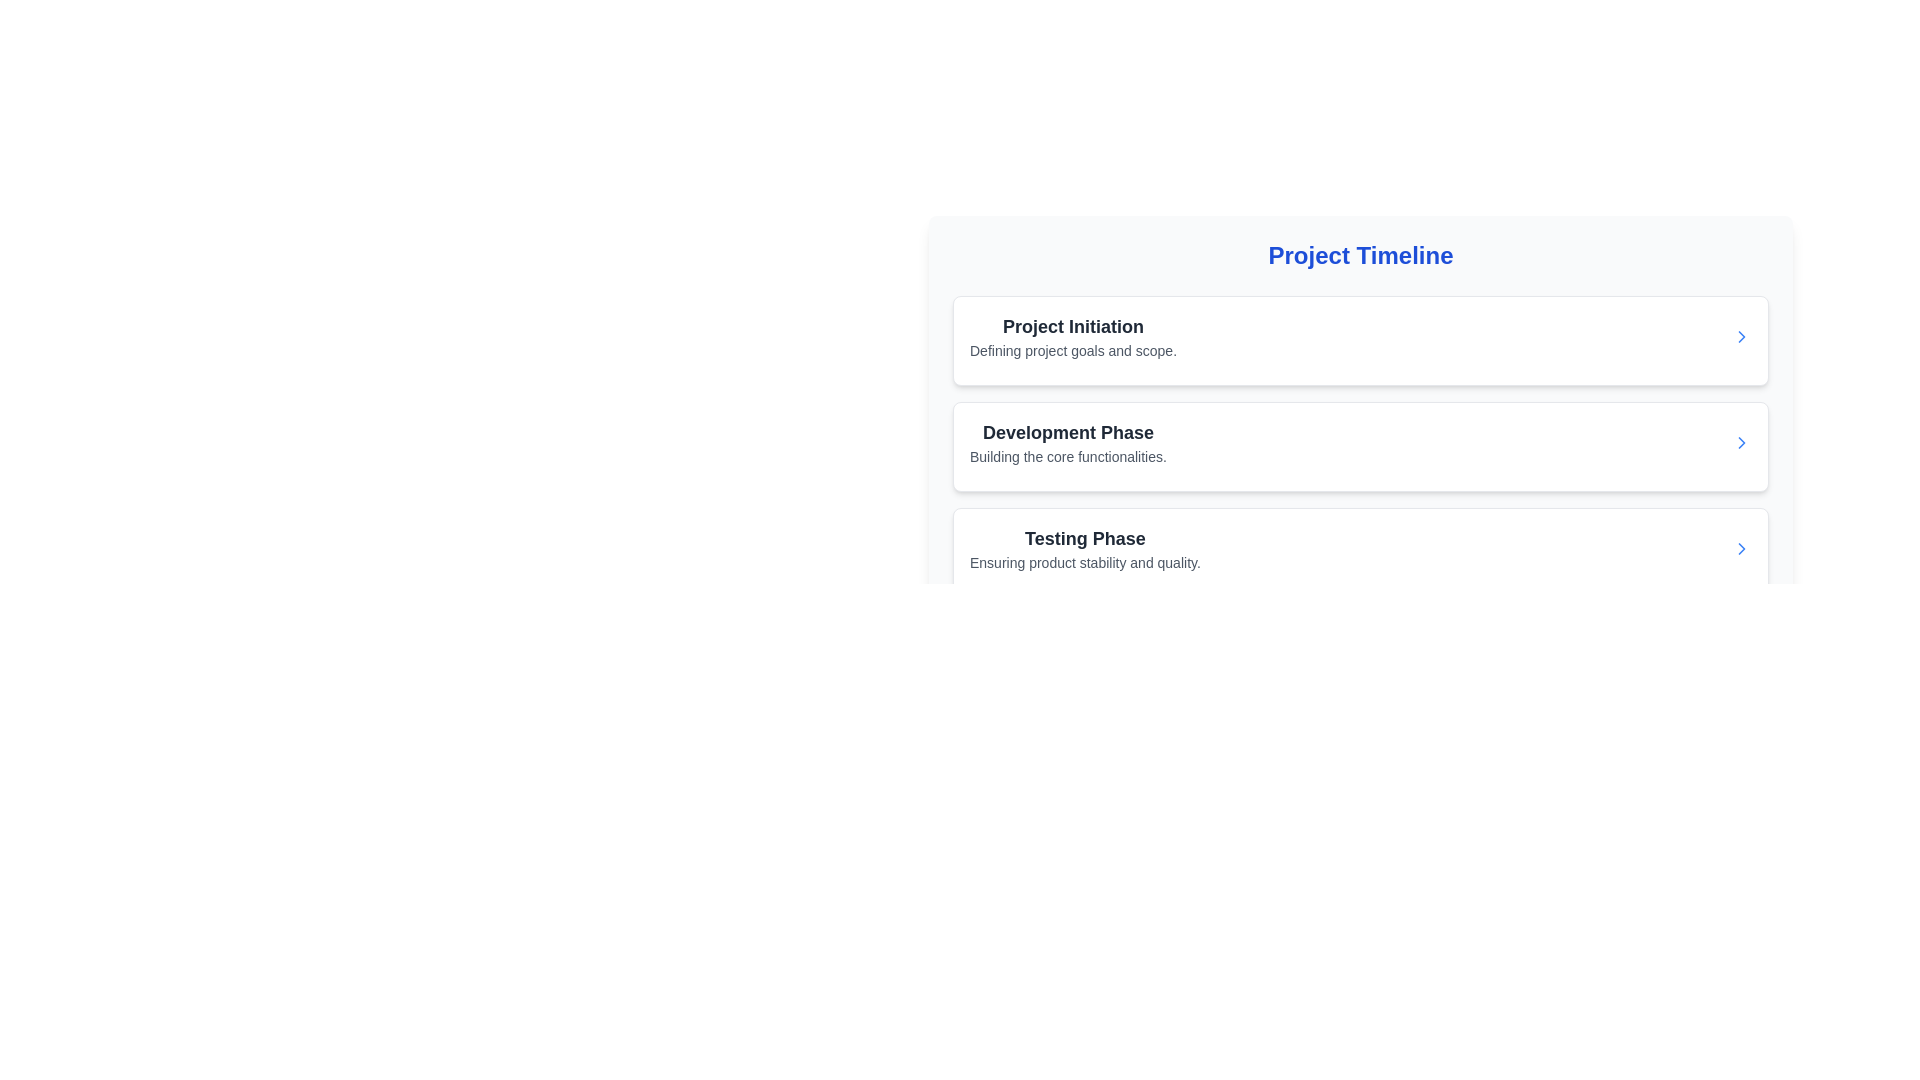 The height and width of the screenshot is (1080, 1920). What do you see at coordinates (1084, 538) in the screenshot?
I see `the label reading 'Testing Phase', which is styled with a large bold font in dark gray, positioned prominently in the third section of a vertical list` at bounding box center [1084, 538].